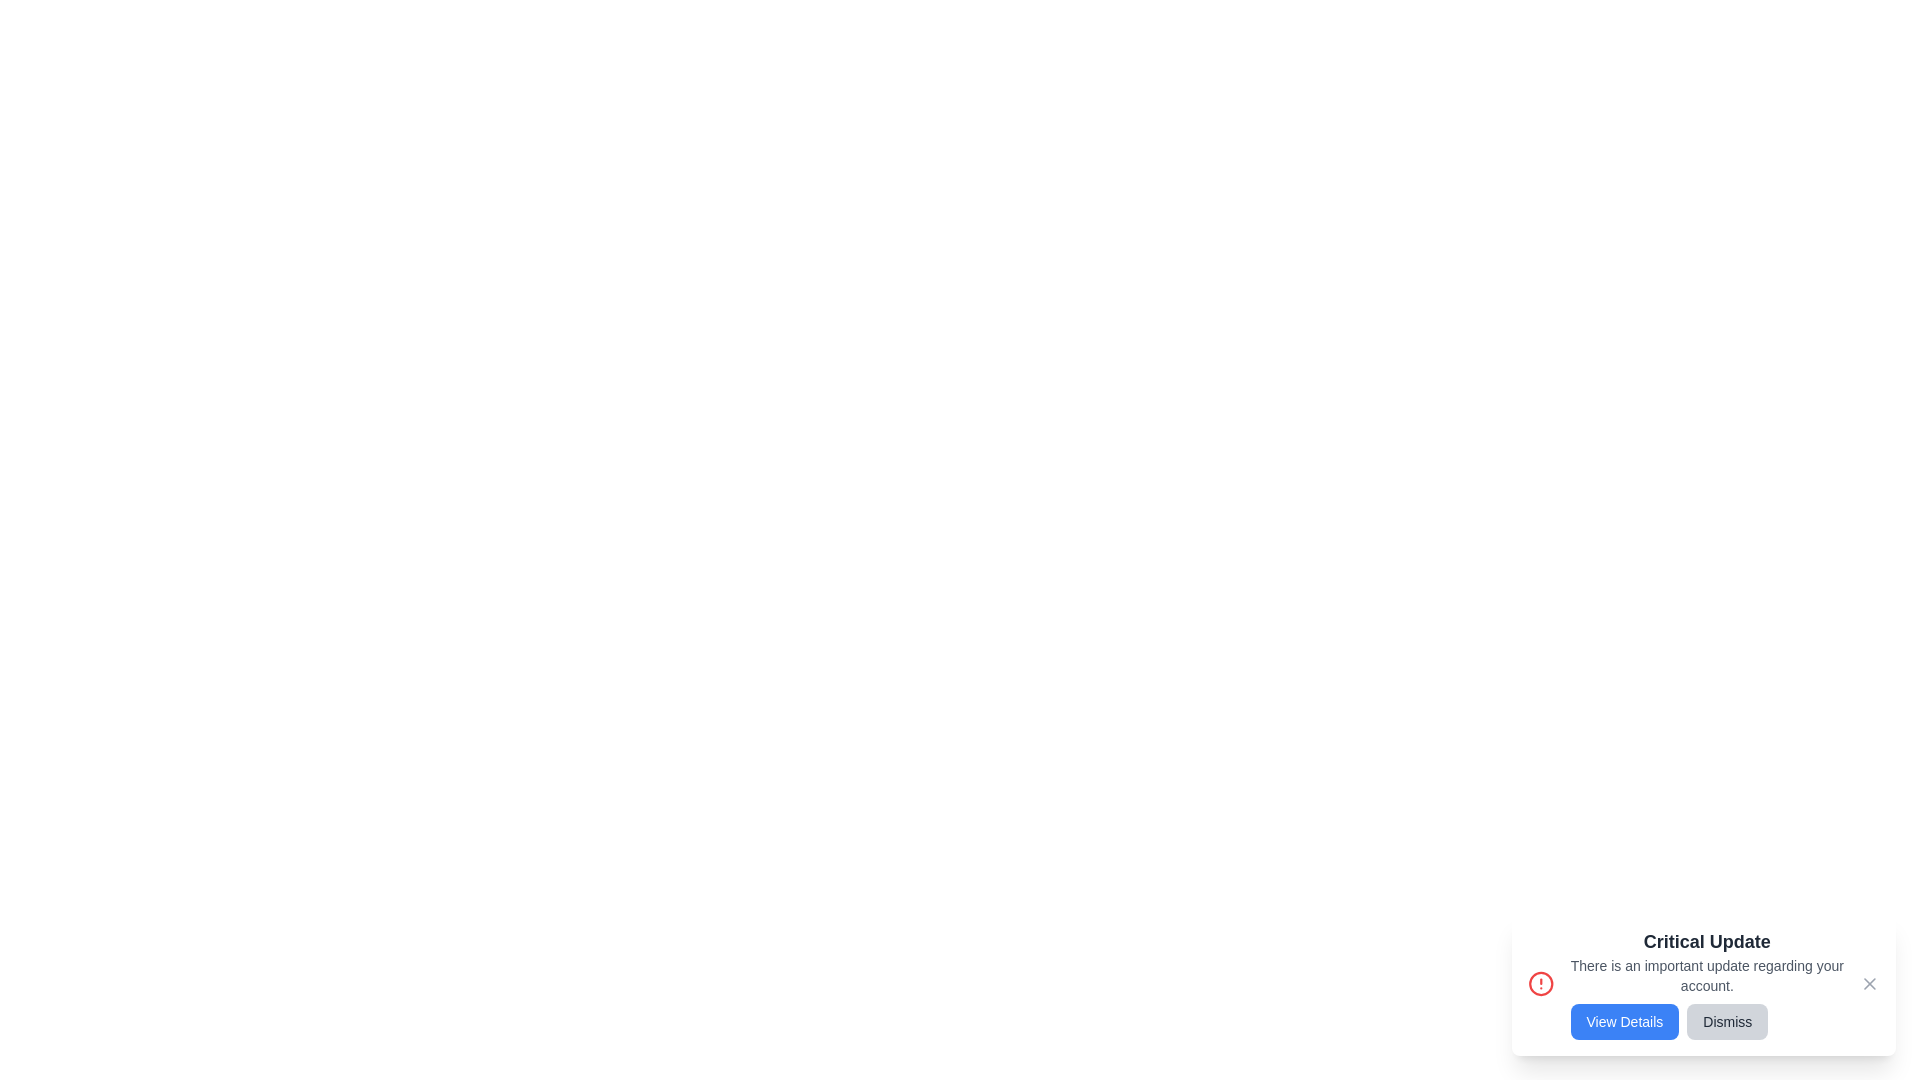 Image resolution: width=1920 pixels, height=1080 pixels. I want to click on the 'Dismiss' button to hide the notification, so click(1726, 1022).